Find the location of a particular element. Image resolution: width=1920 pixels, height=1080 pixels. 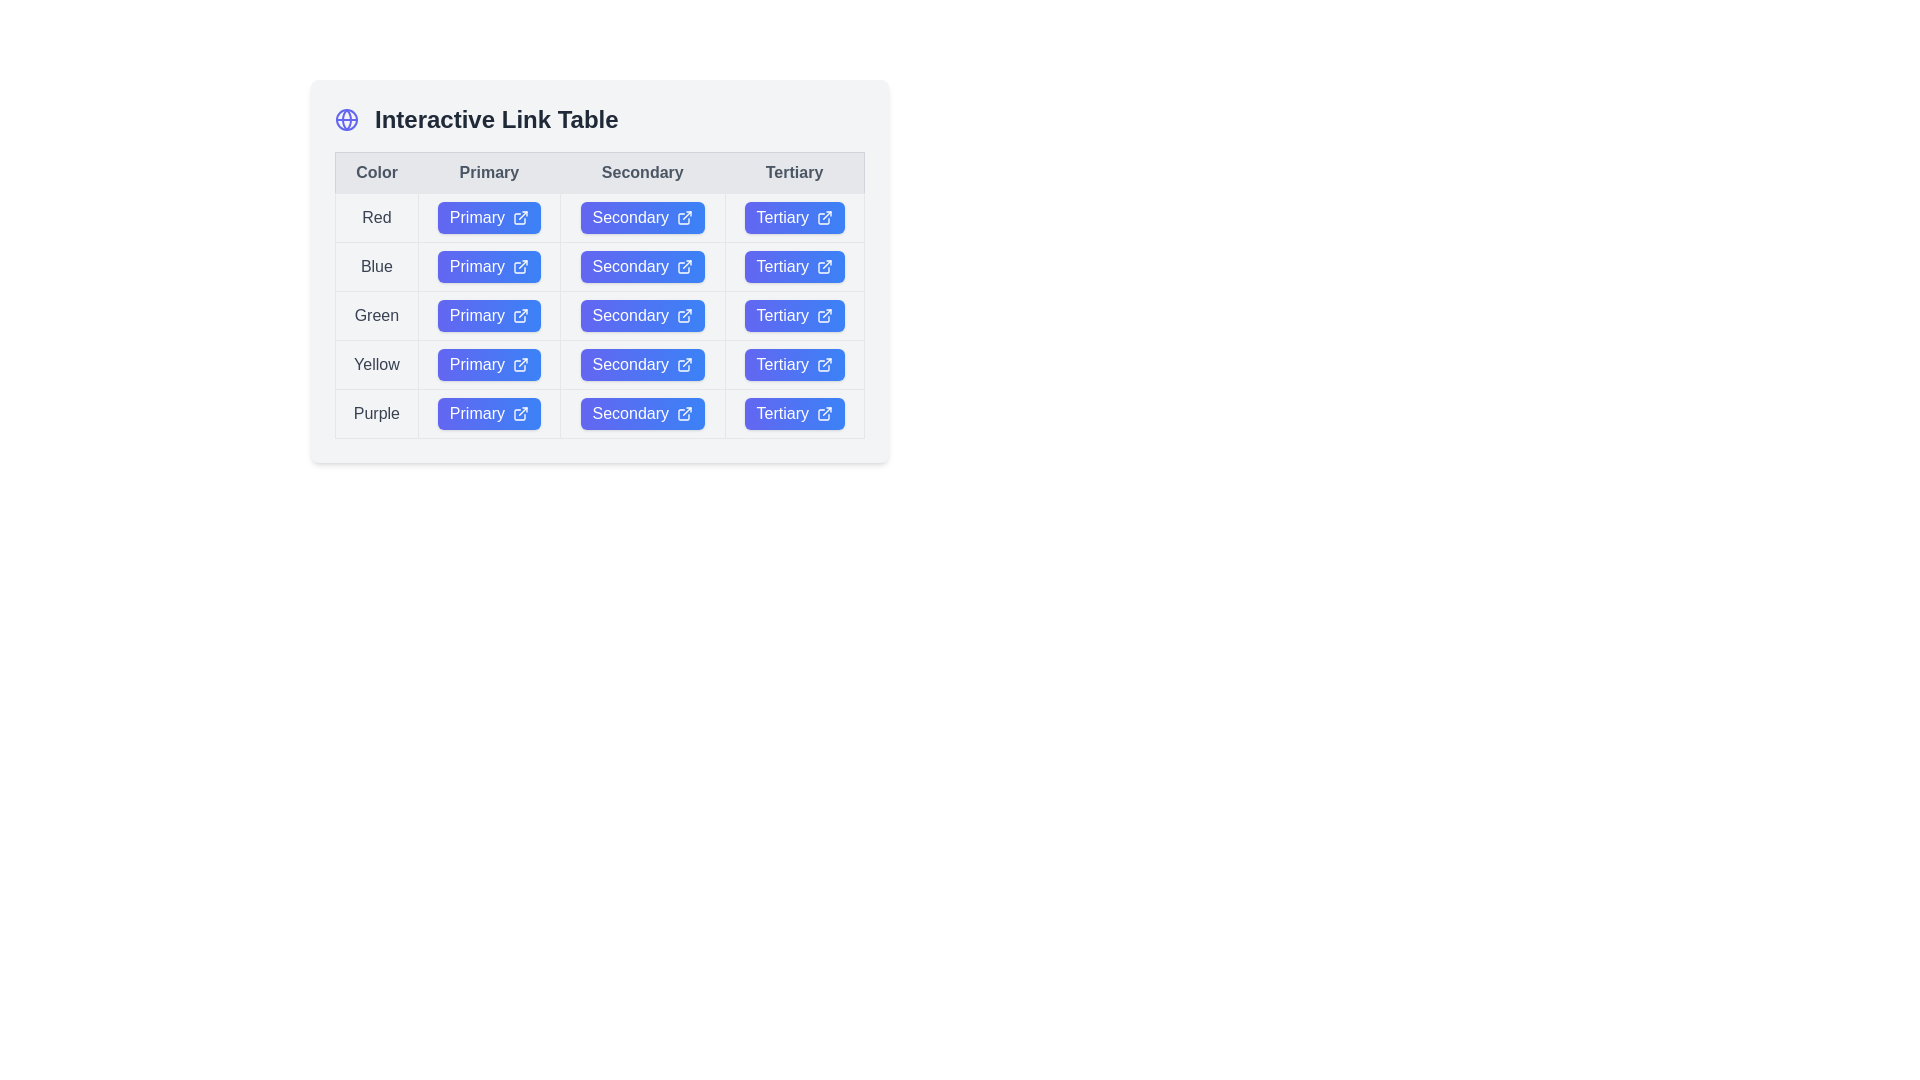

the external link icon with a thin outline, which is located inside the 'Secondary' button in the second column of the 'Blue' row in the Interactive Link Table is located at coordinates (685, 265).